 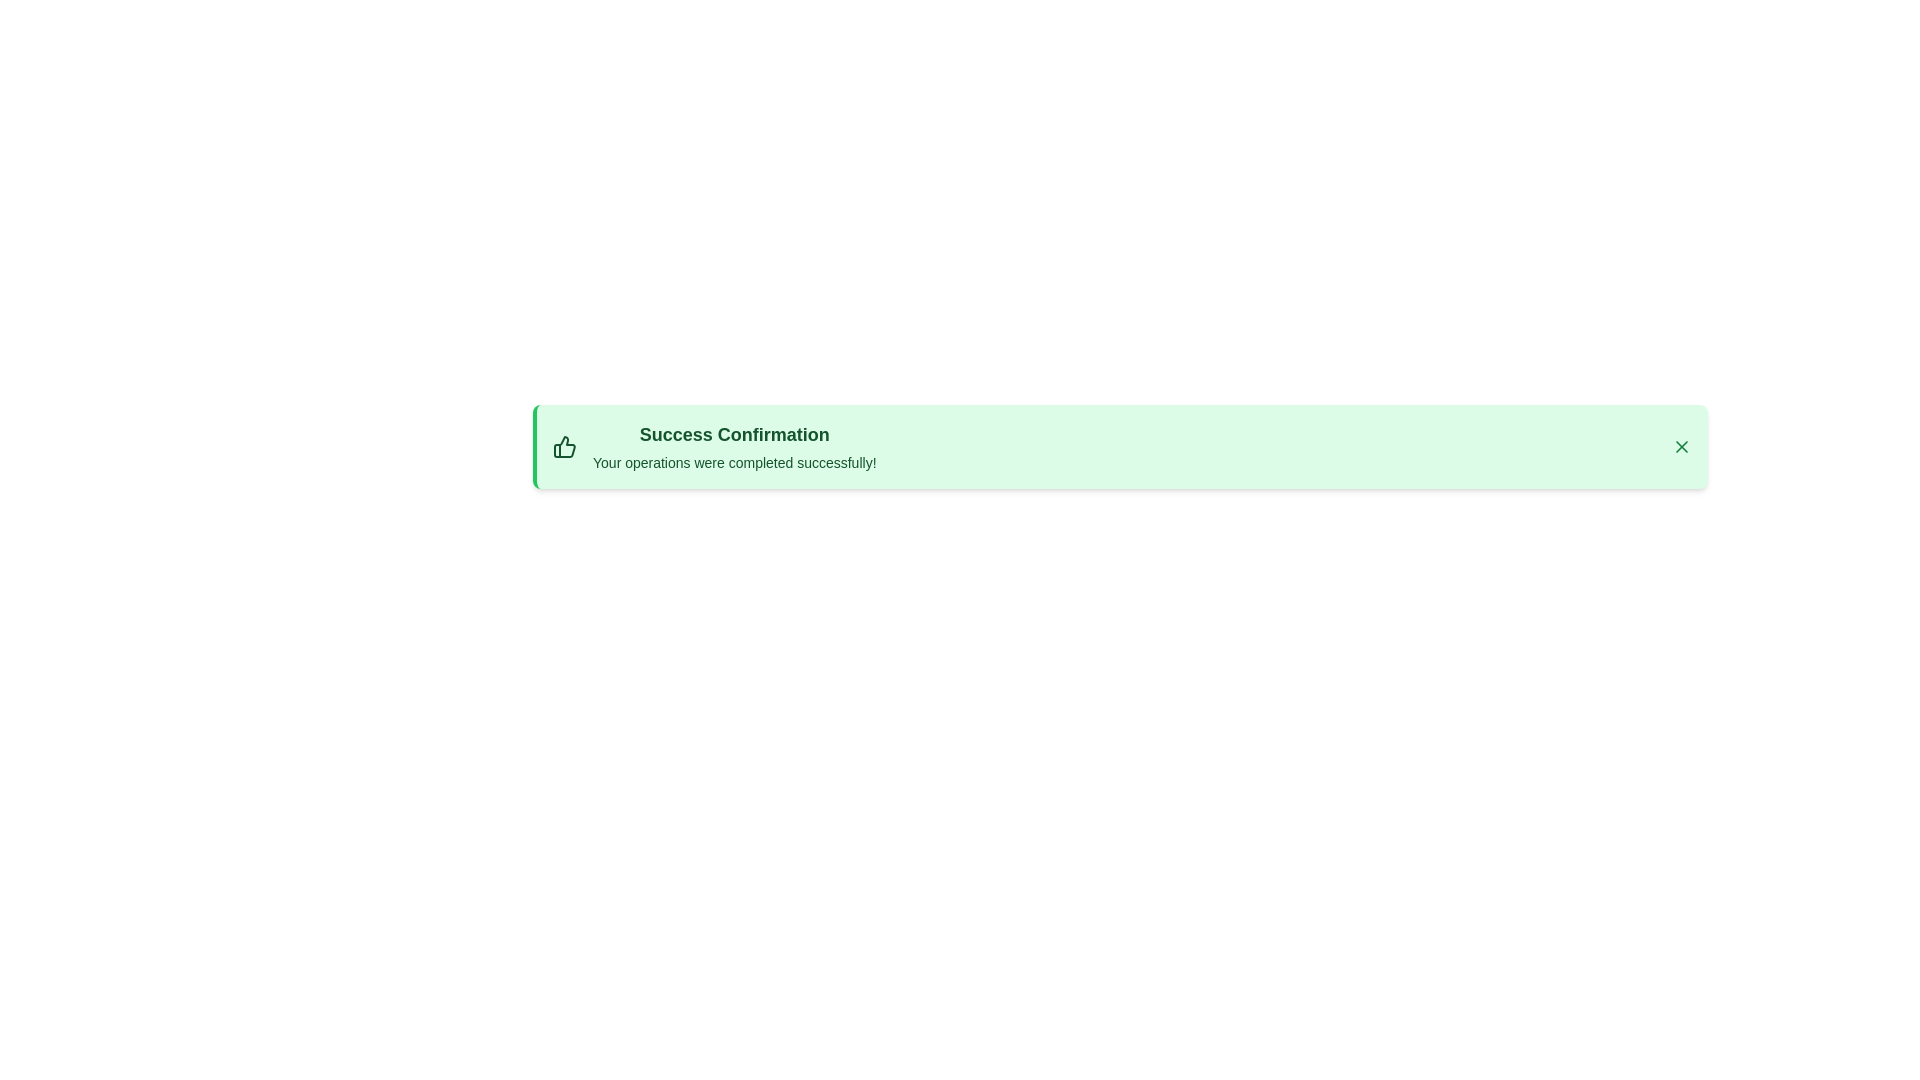 What do you see at coordinates (592, 452) in the screenshot?
I see `the description text by clicking and dragging over it` at bounding box center [592, 452].